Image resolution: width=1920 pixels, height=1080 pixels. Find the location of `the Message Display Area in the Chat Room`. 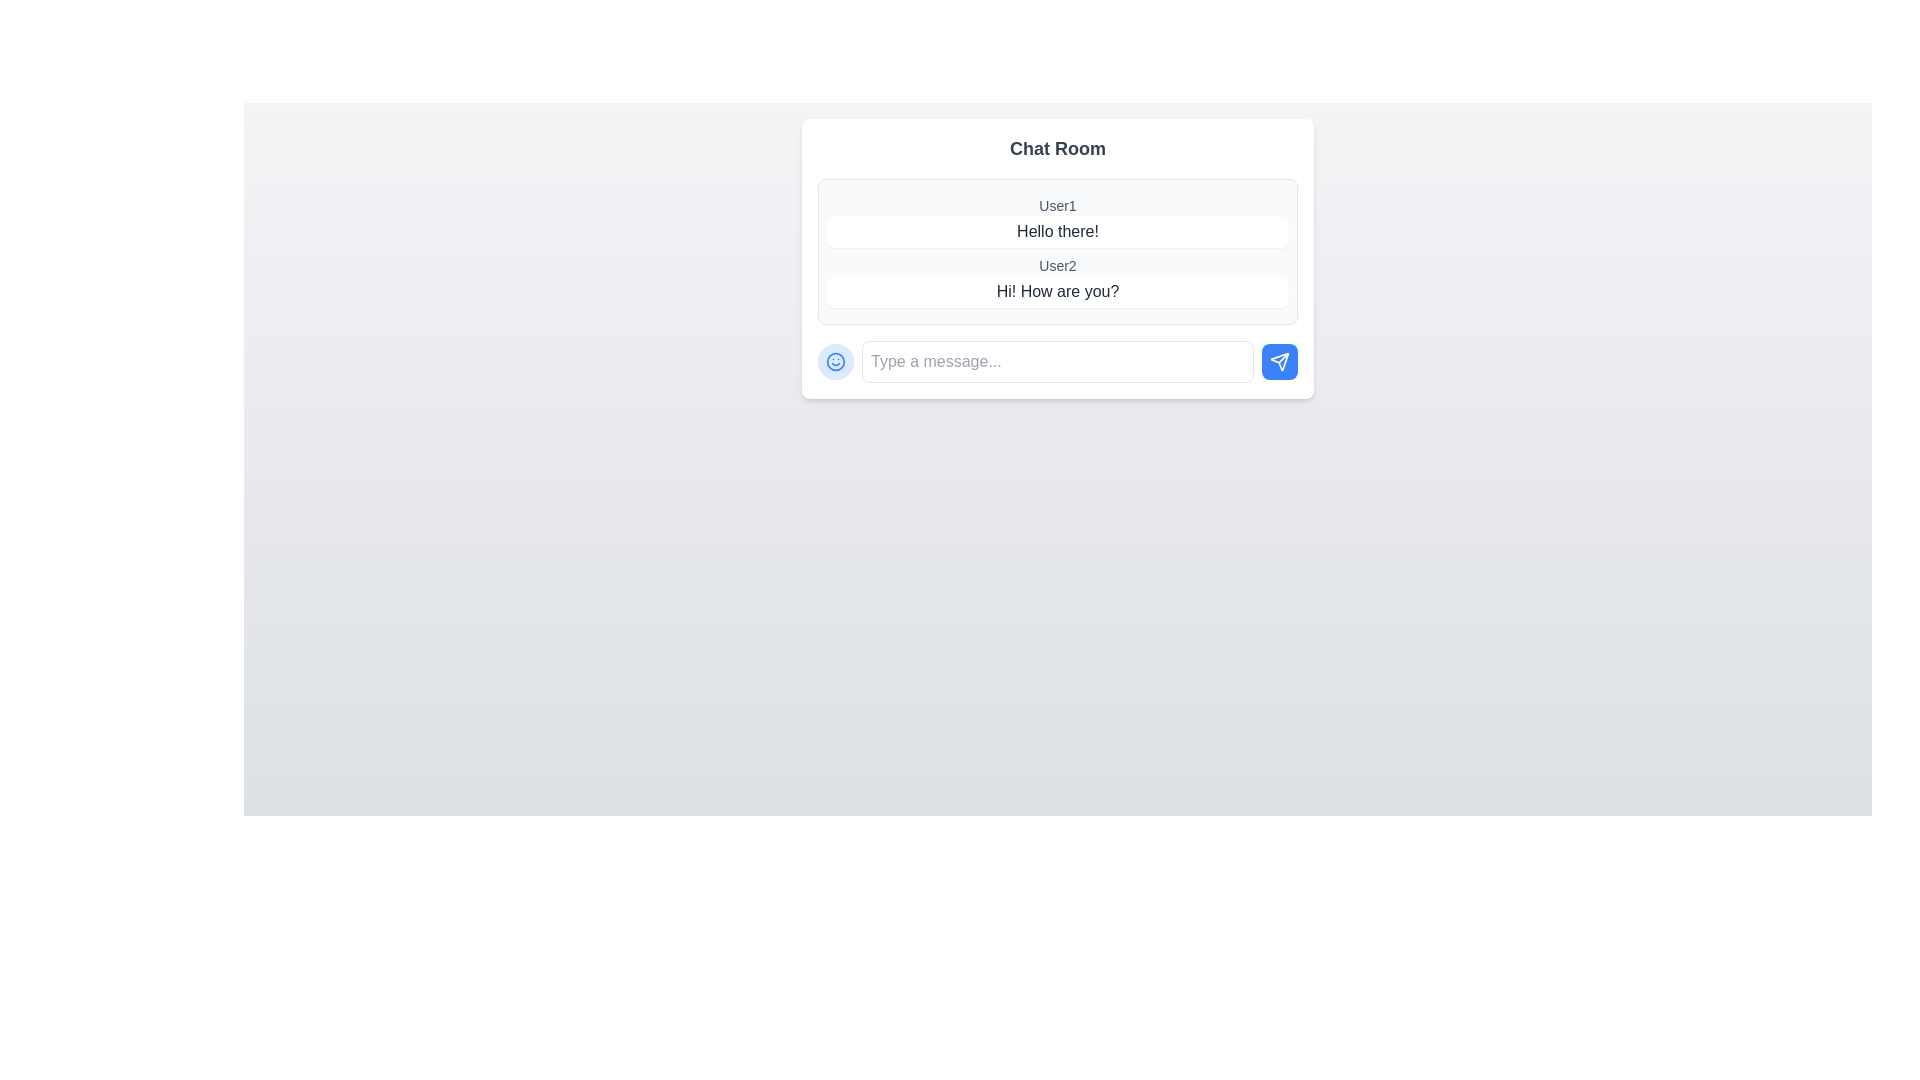

the Message Display Area in the Chat Room is located at coordinates (1056, 250).